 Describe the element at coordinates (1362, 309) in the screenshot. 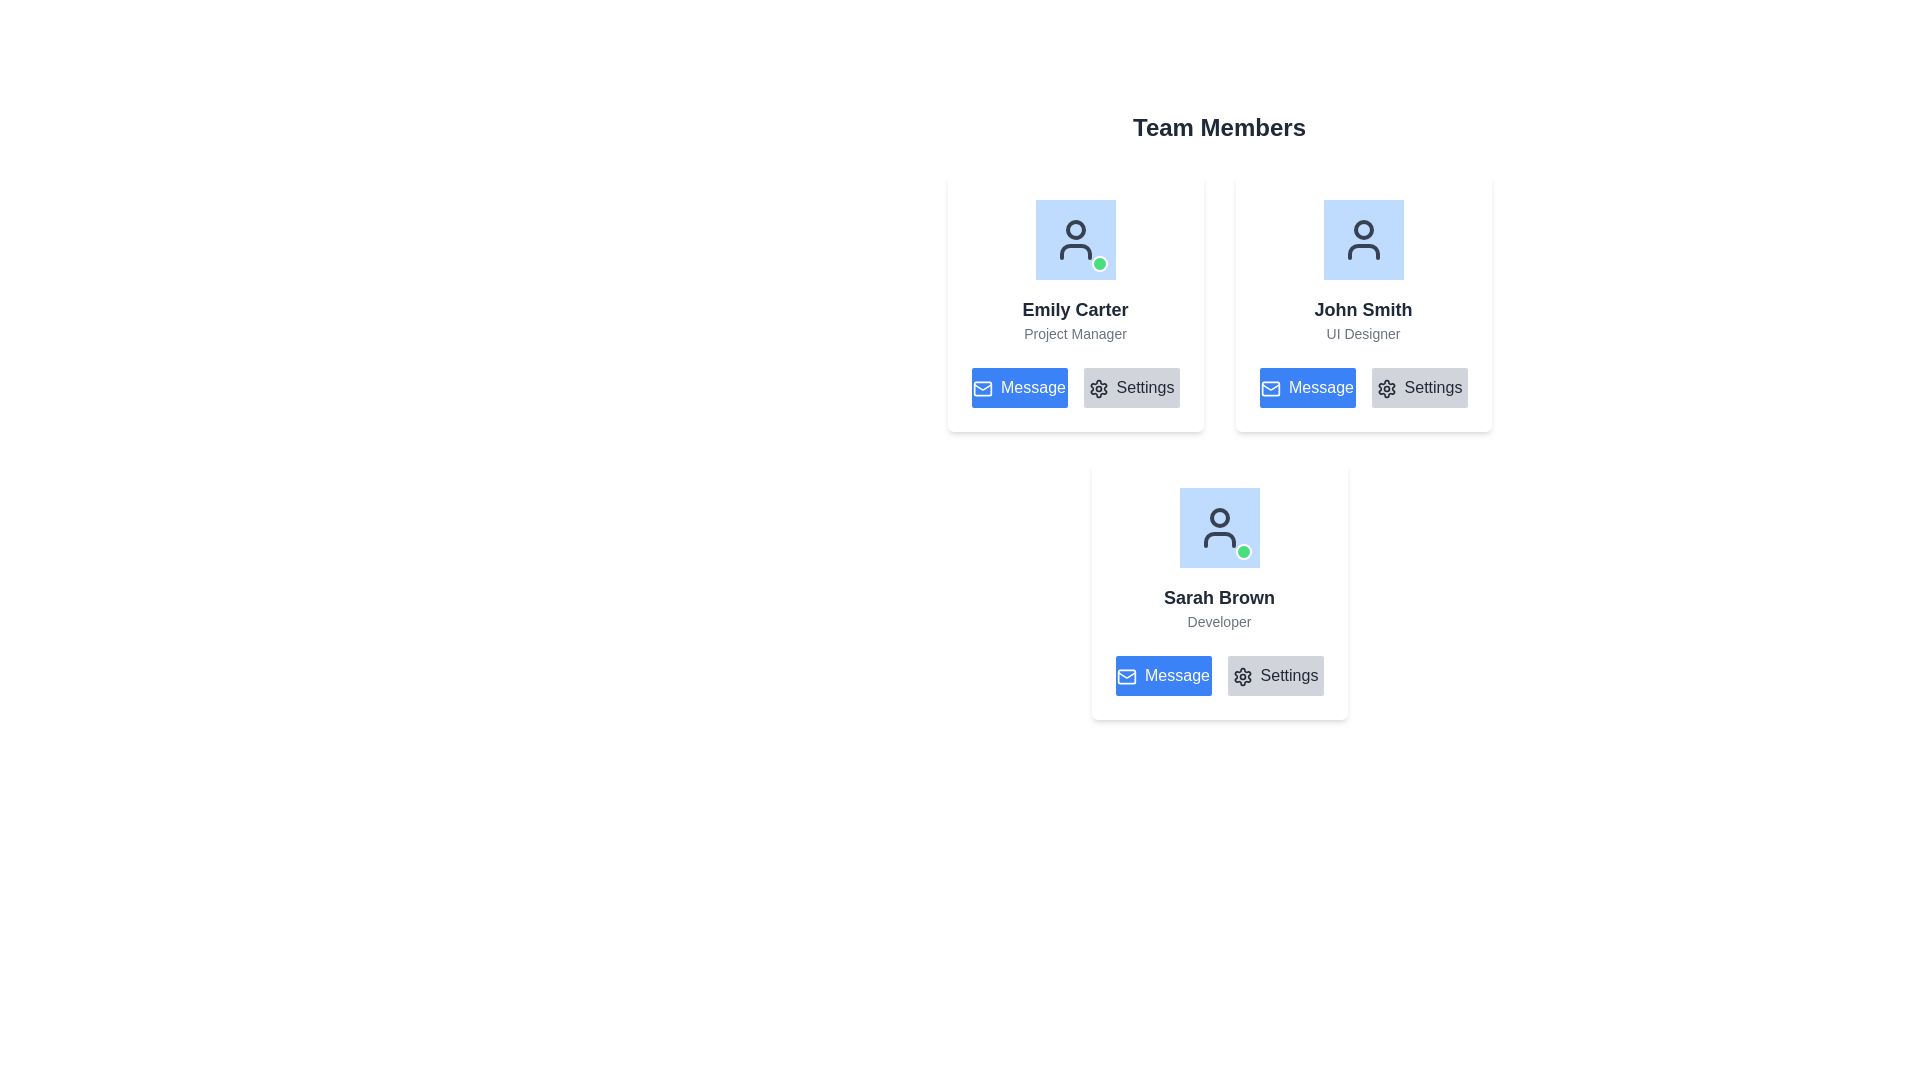

I see `the Text Label displaying 'John Smith', which is positioned in the upper center of the card, above the 'UI Designer' text` at that location.